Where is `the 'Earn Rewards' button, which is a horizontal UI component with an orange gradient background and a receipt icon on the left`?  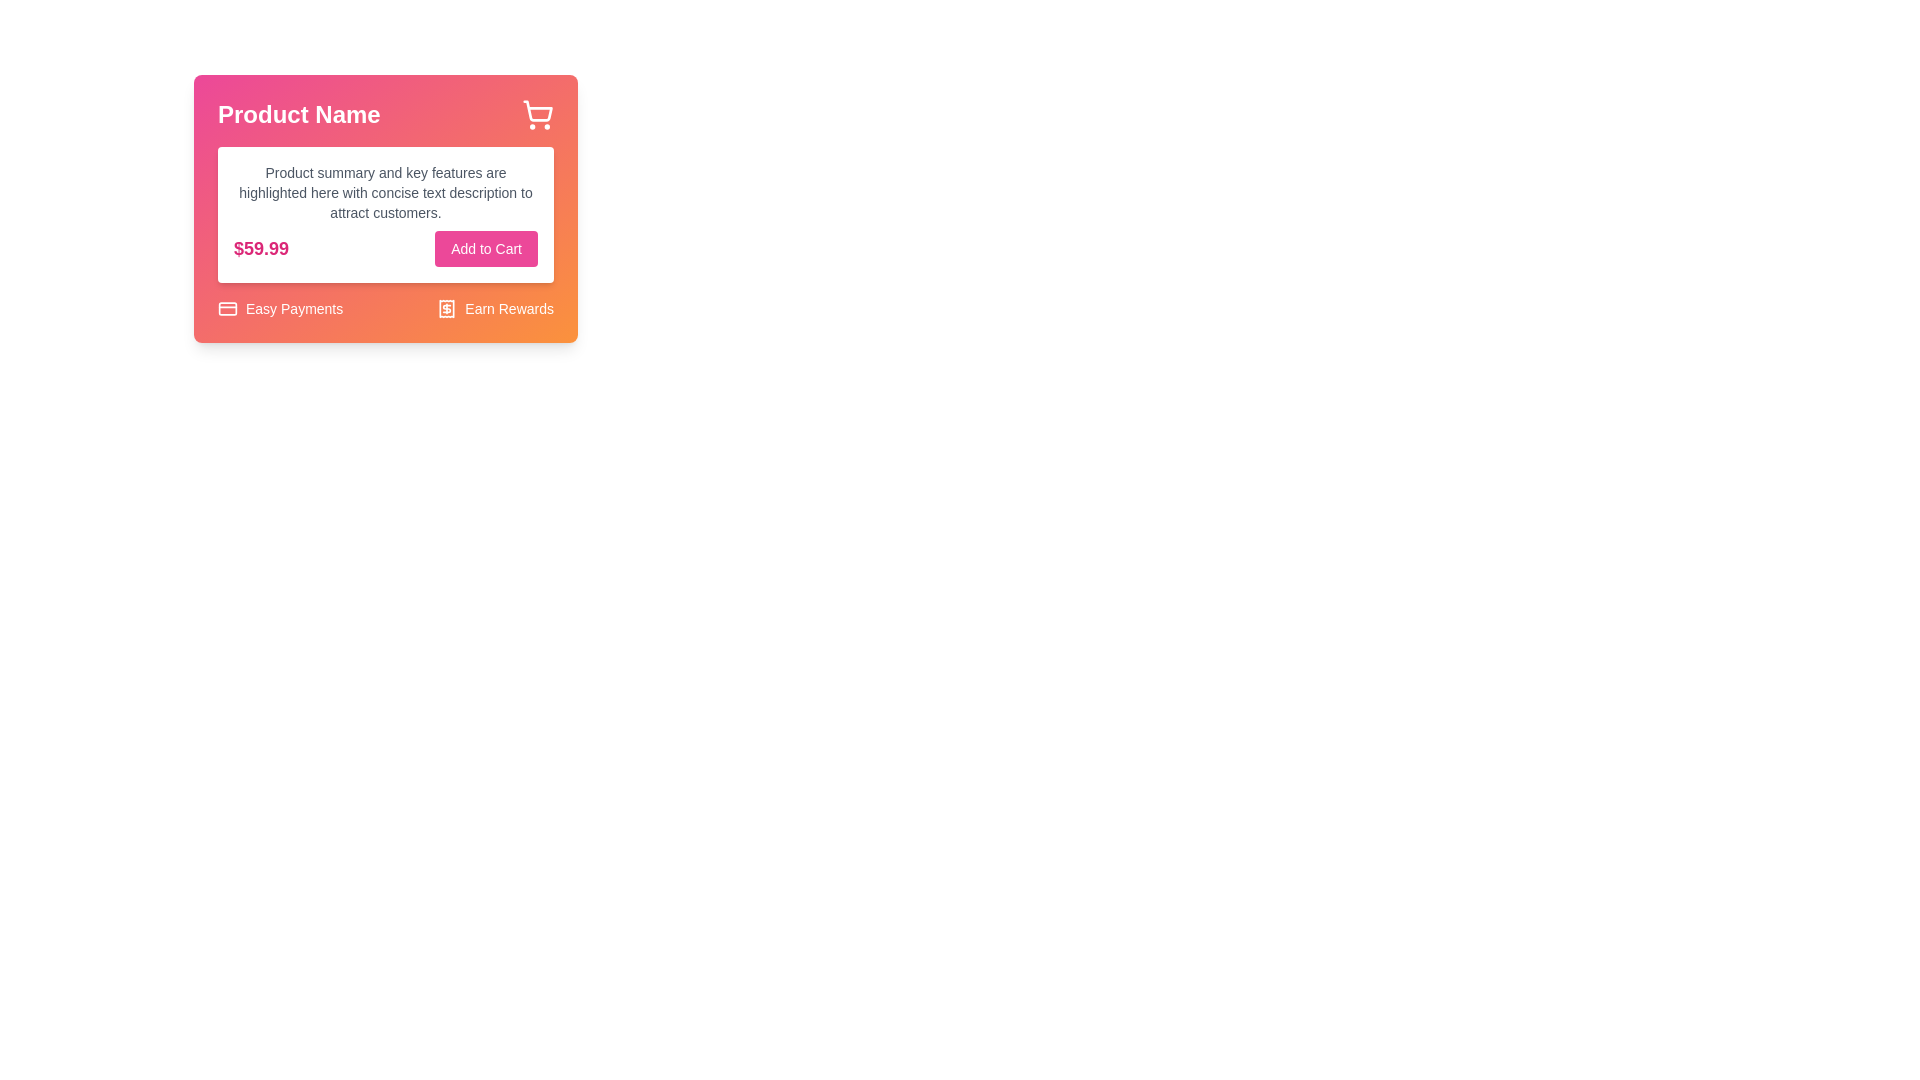 the 'Earn Rewards' button, which is a horizontal UI component with an orange gradient background and a receipt icon on the left is located at coordinates (495, 308).